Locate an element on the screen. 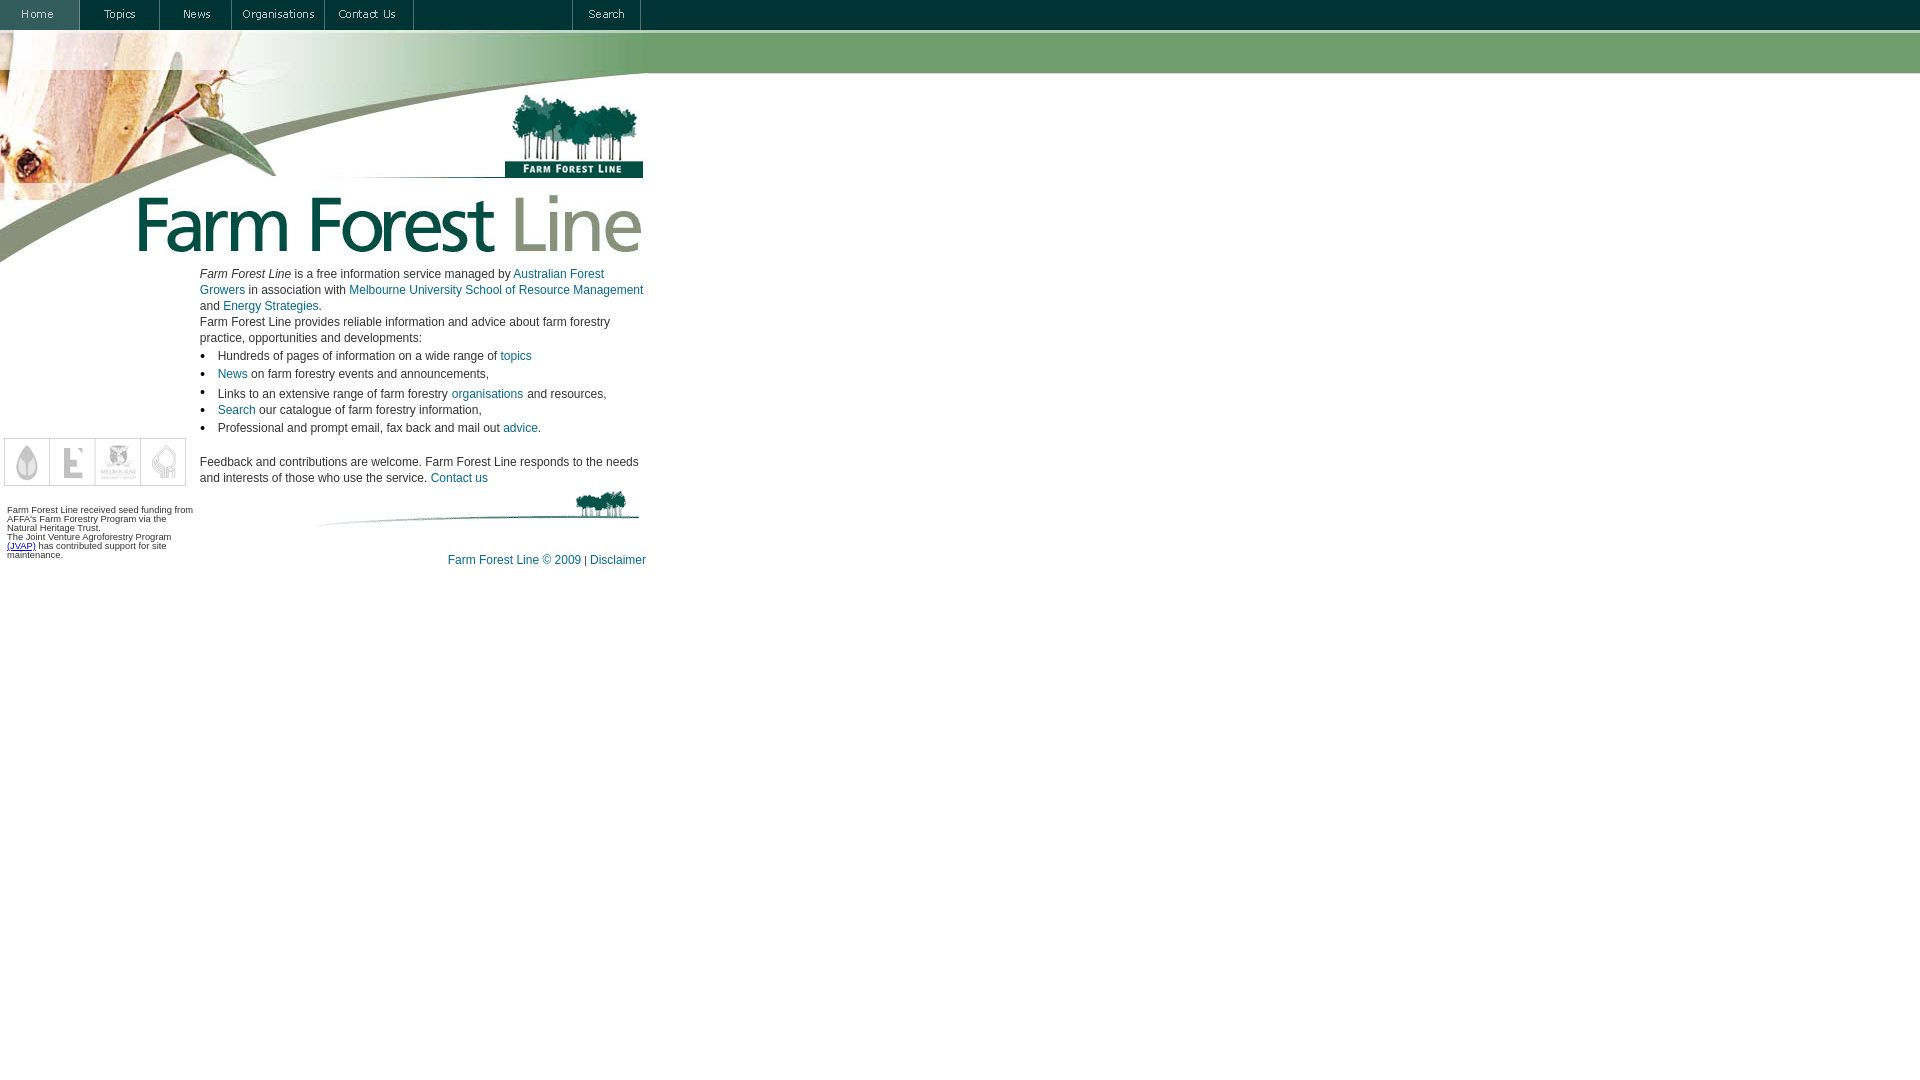 This screenshot has width=1920, height=1080. 'Australian Forest Growers' is located at coordinates (200, 281).